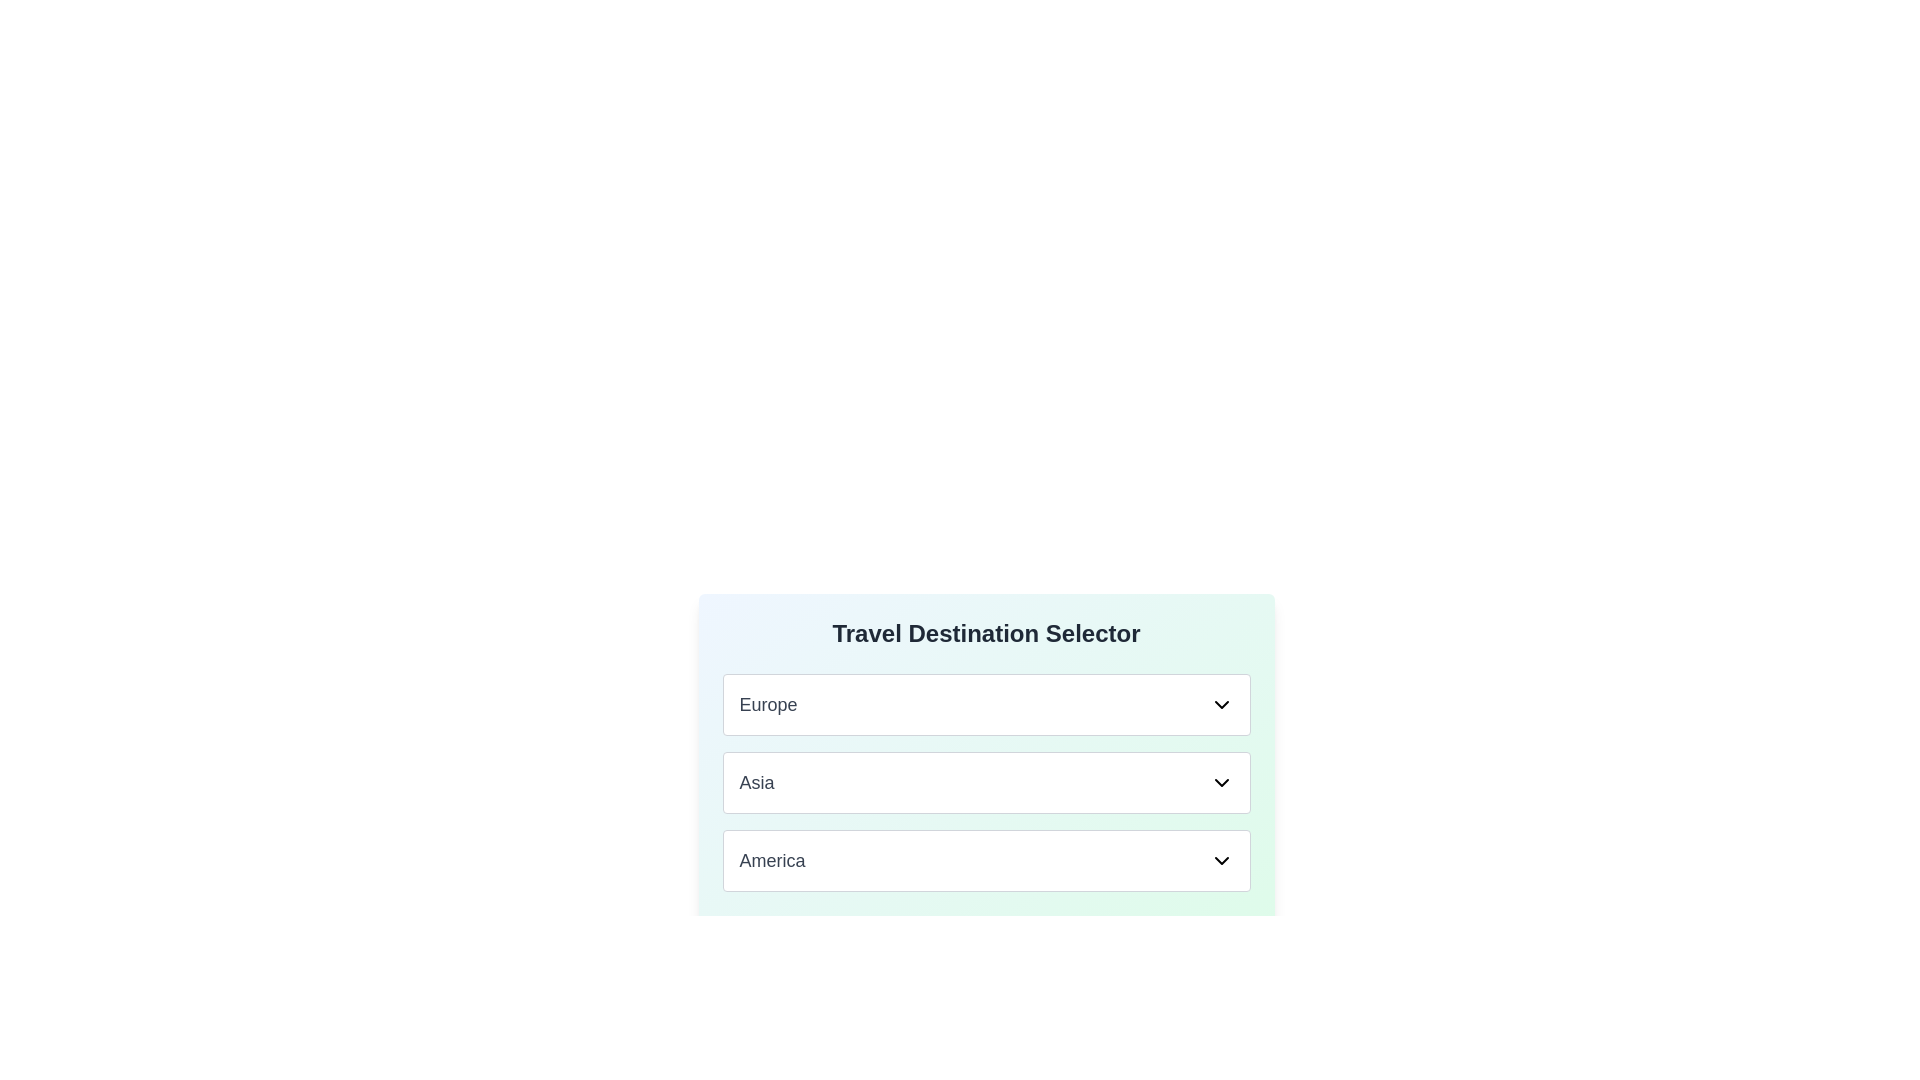 The width and height of the screenshot is (1920, 1080). Describe the element at coordinates (1220, 704) in the screenshot. I see `the downward-facing chevron icon next to the 'Europe' text in the Travel Destination Selector` at that location.